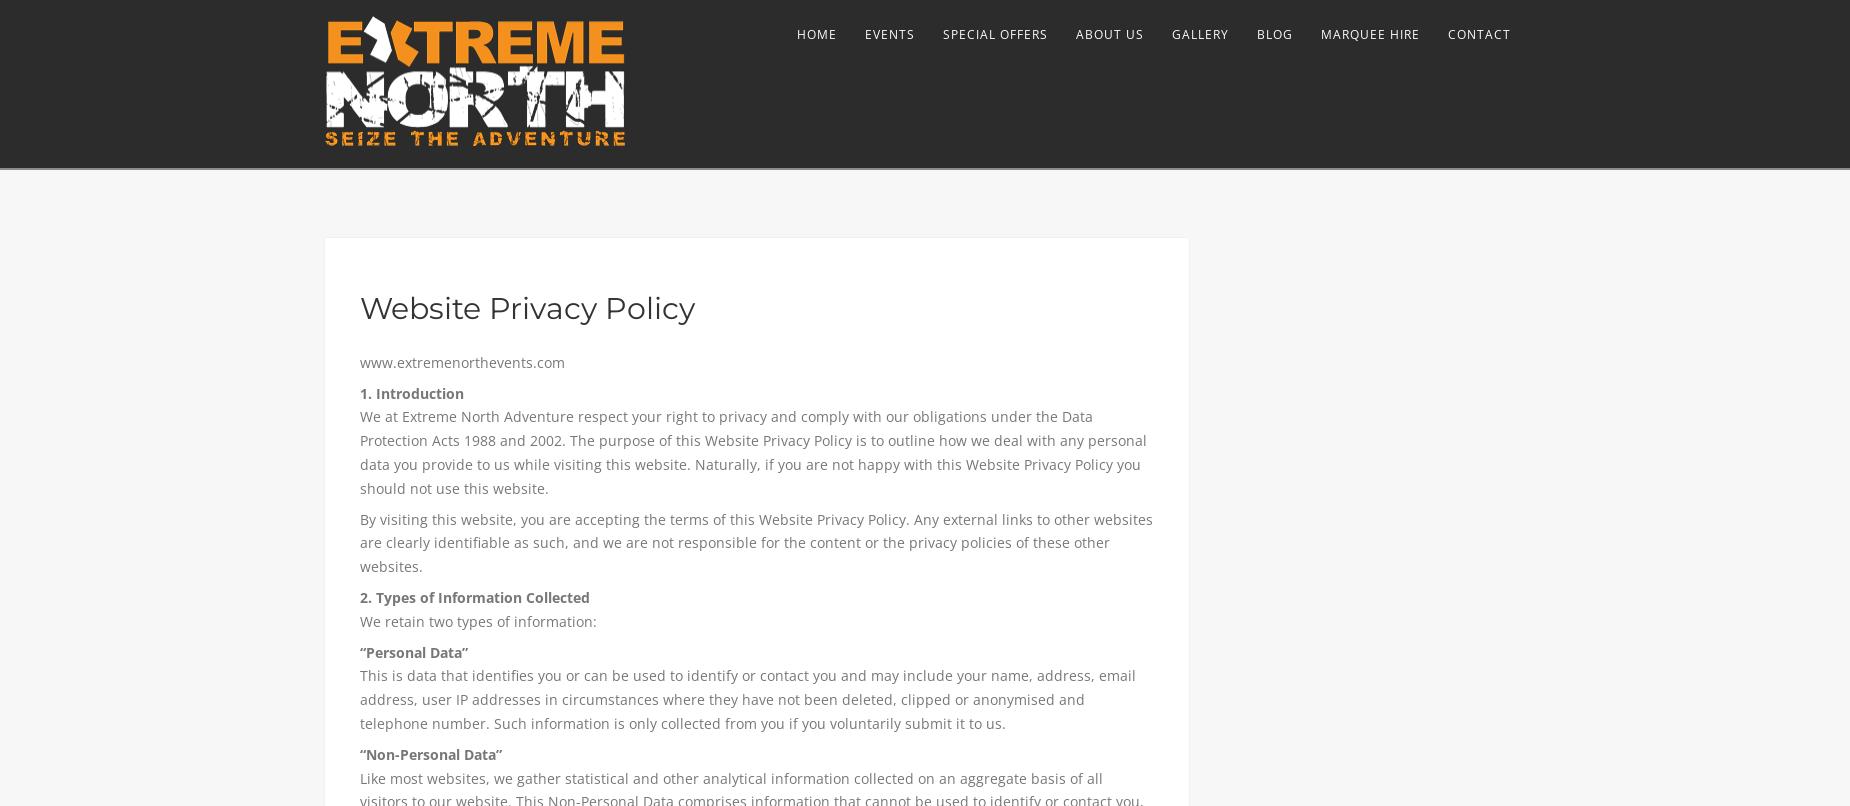 This screenshot has height=806, width=1850. What do you see at coordinates (752, 452) in the screenshot?
I see `'We at Extreme North Adventure respect your right to privacy and comply with our obligations under the Data Protection Acts 1988 and 2002. The purpose of this Website Privacy Policy is to outline how we deal with any personal data you provide to us while visiting this website. Naturally, if you are not happy with this Website Privacy Policy you should not use this website.'` at bounding box center [752, 452].